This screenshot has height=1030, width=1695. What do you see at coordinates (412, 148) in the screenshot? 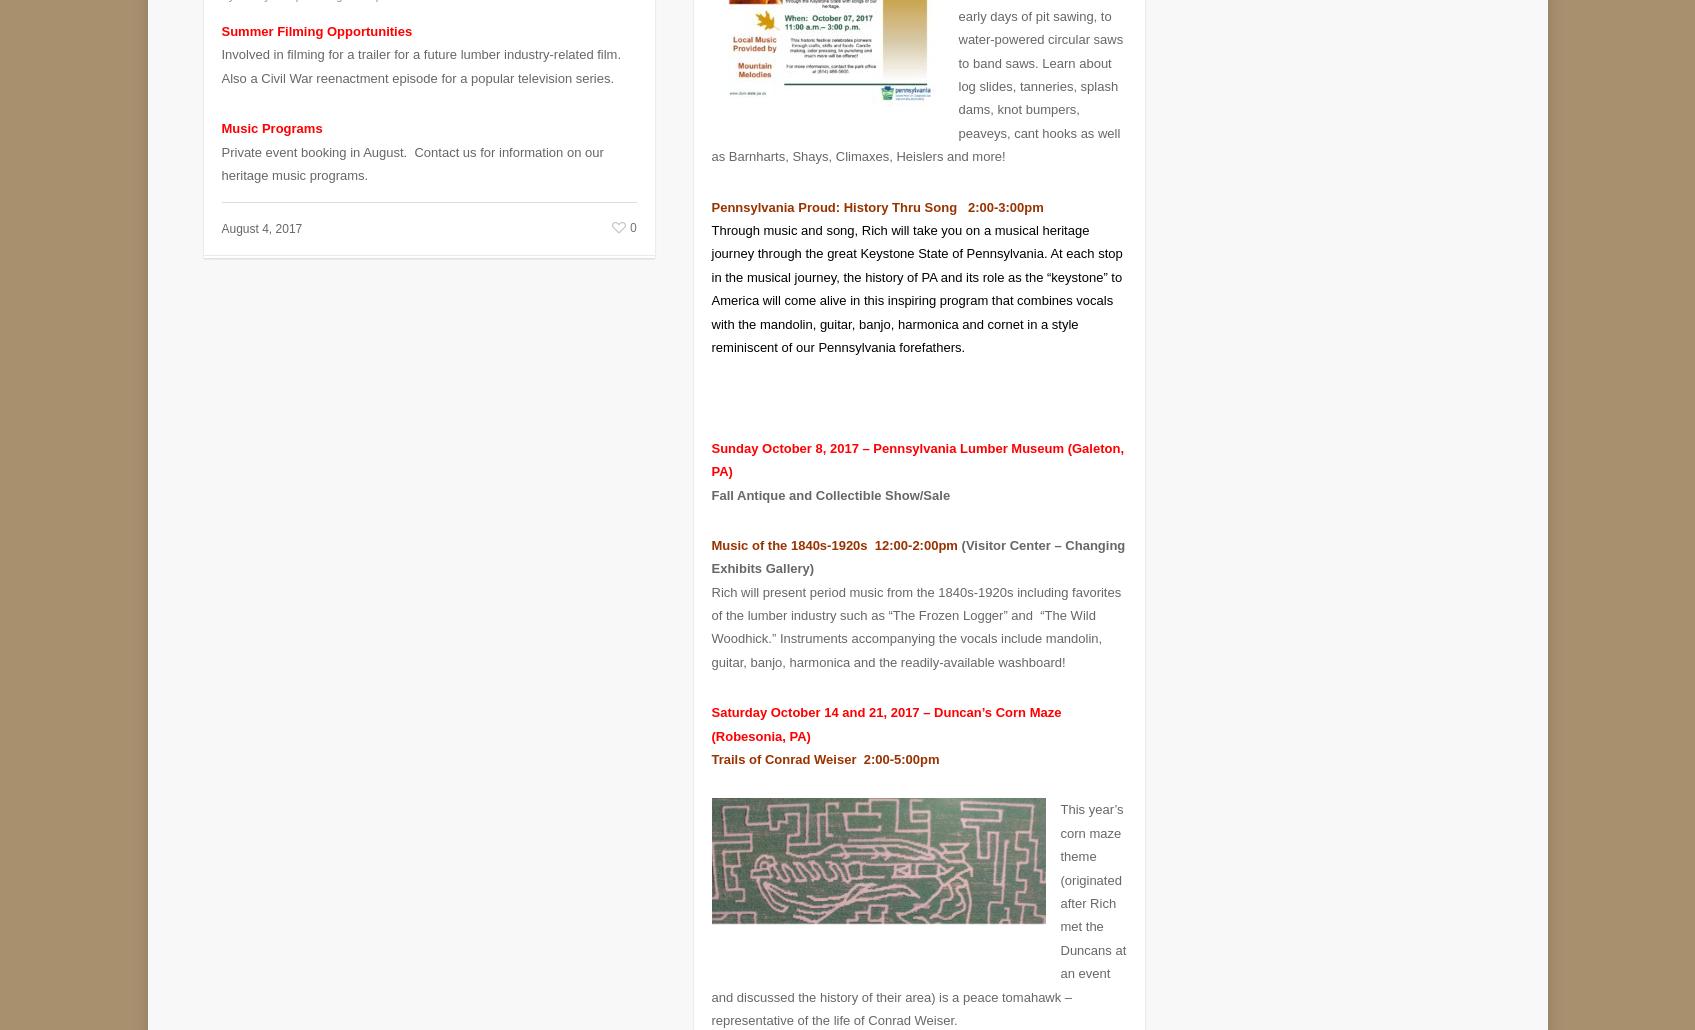
I see `'Private event booking in August.  Contact us for information on our heritage music programs.'` at bounding box center [412, 148].